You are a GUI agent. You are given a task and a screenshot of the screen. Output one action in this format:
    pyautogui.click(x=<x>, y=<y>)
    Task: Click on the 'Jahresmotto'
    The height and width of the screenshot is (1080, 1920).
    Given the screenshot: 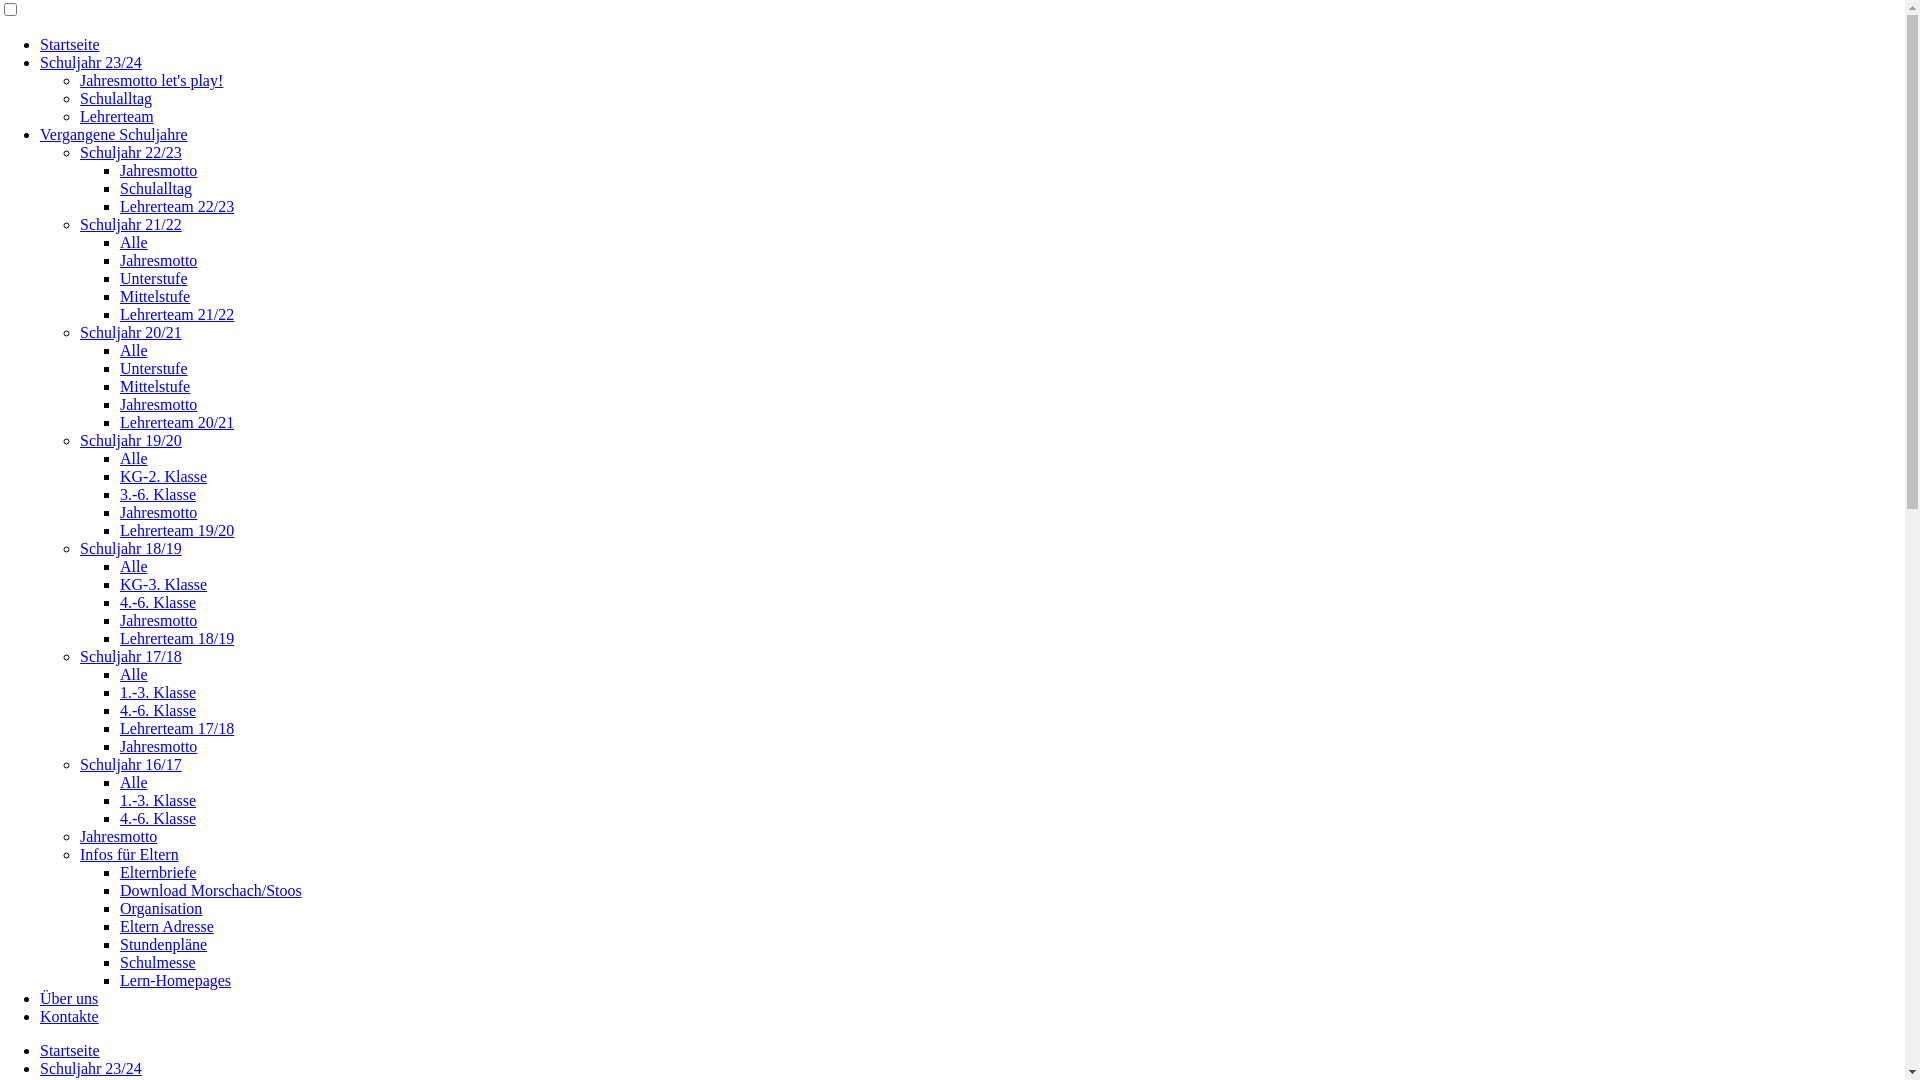 What is the action you would take?
    pyautogui.click(x=157, y=404)
    